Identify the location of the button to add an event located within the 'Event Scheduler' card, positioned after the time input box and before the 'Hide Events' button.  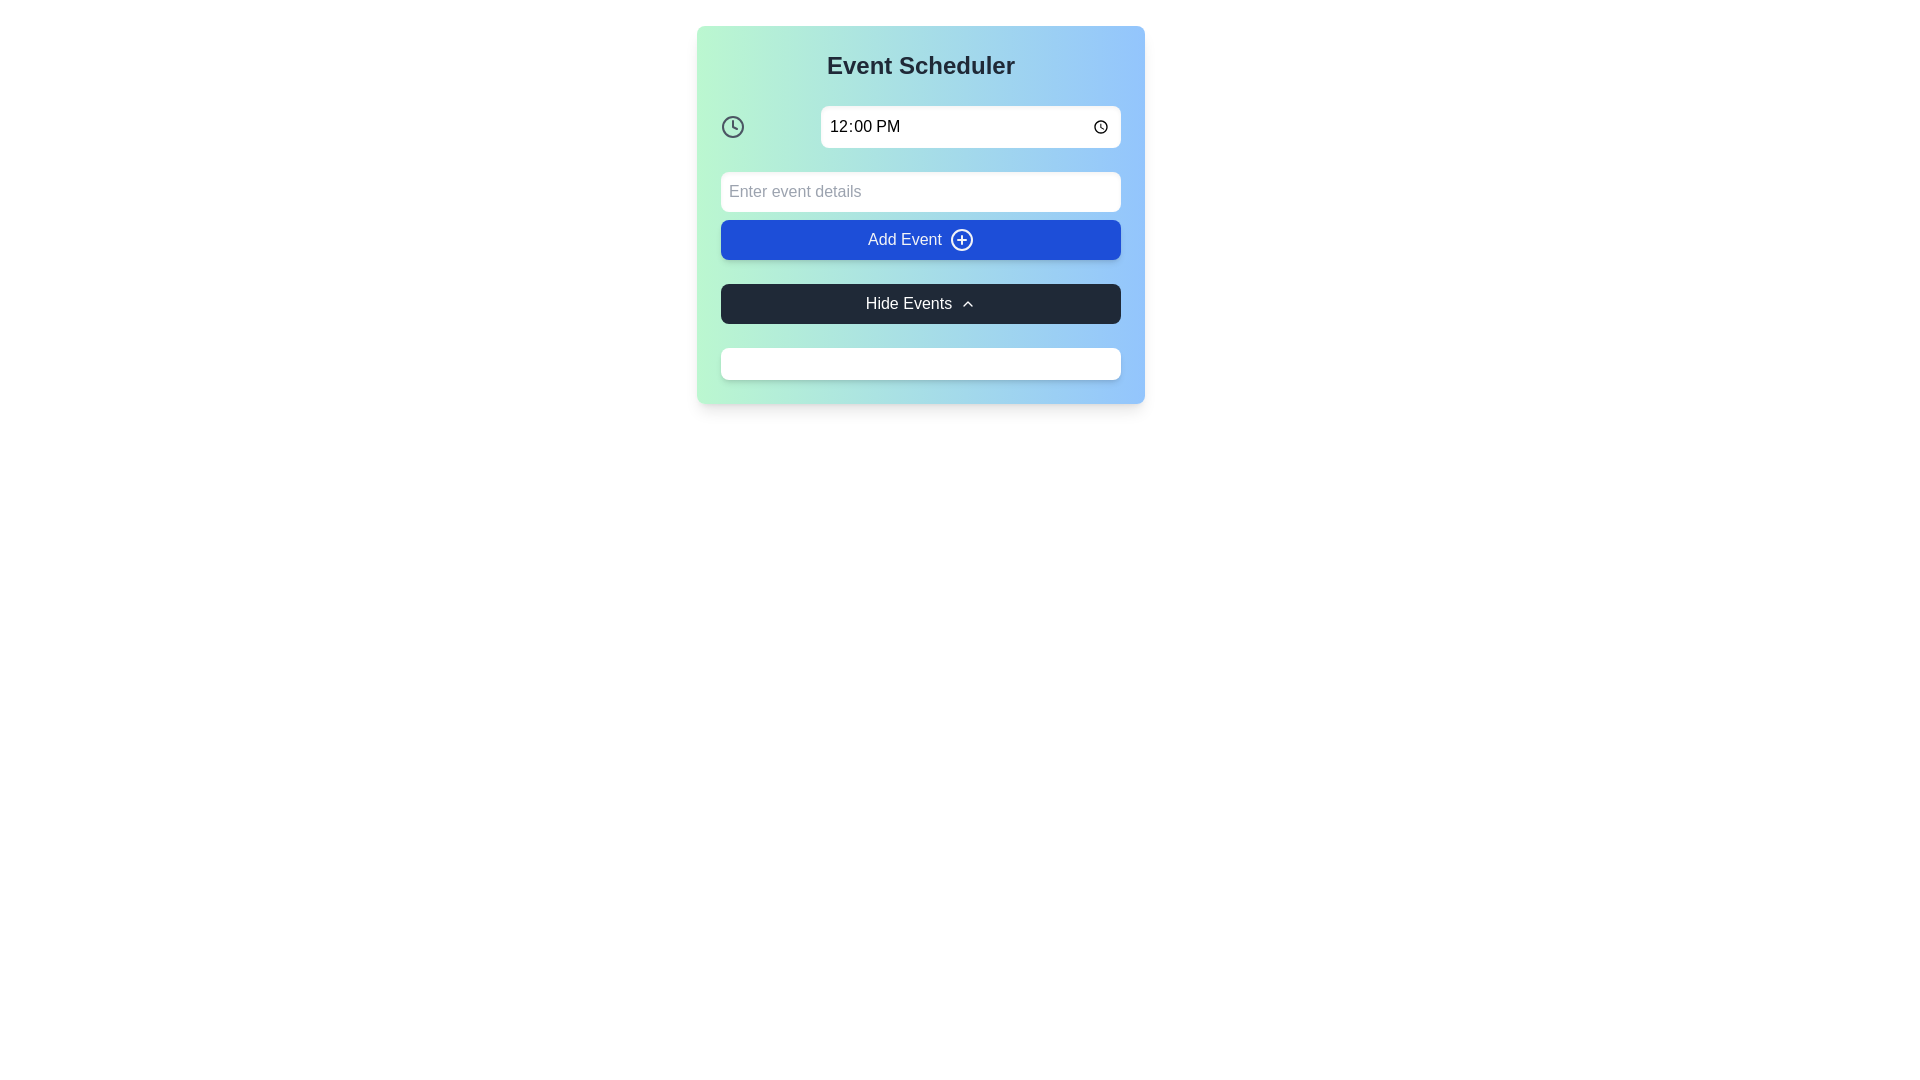
(920, 215).